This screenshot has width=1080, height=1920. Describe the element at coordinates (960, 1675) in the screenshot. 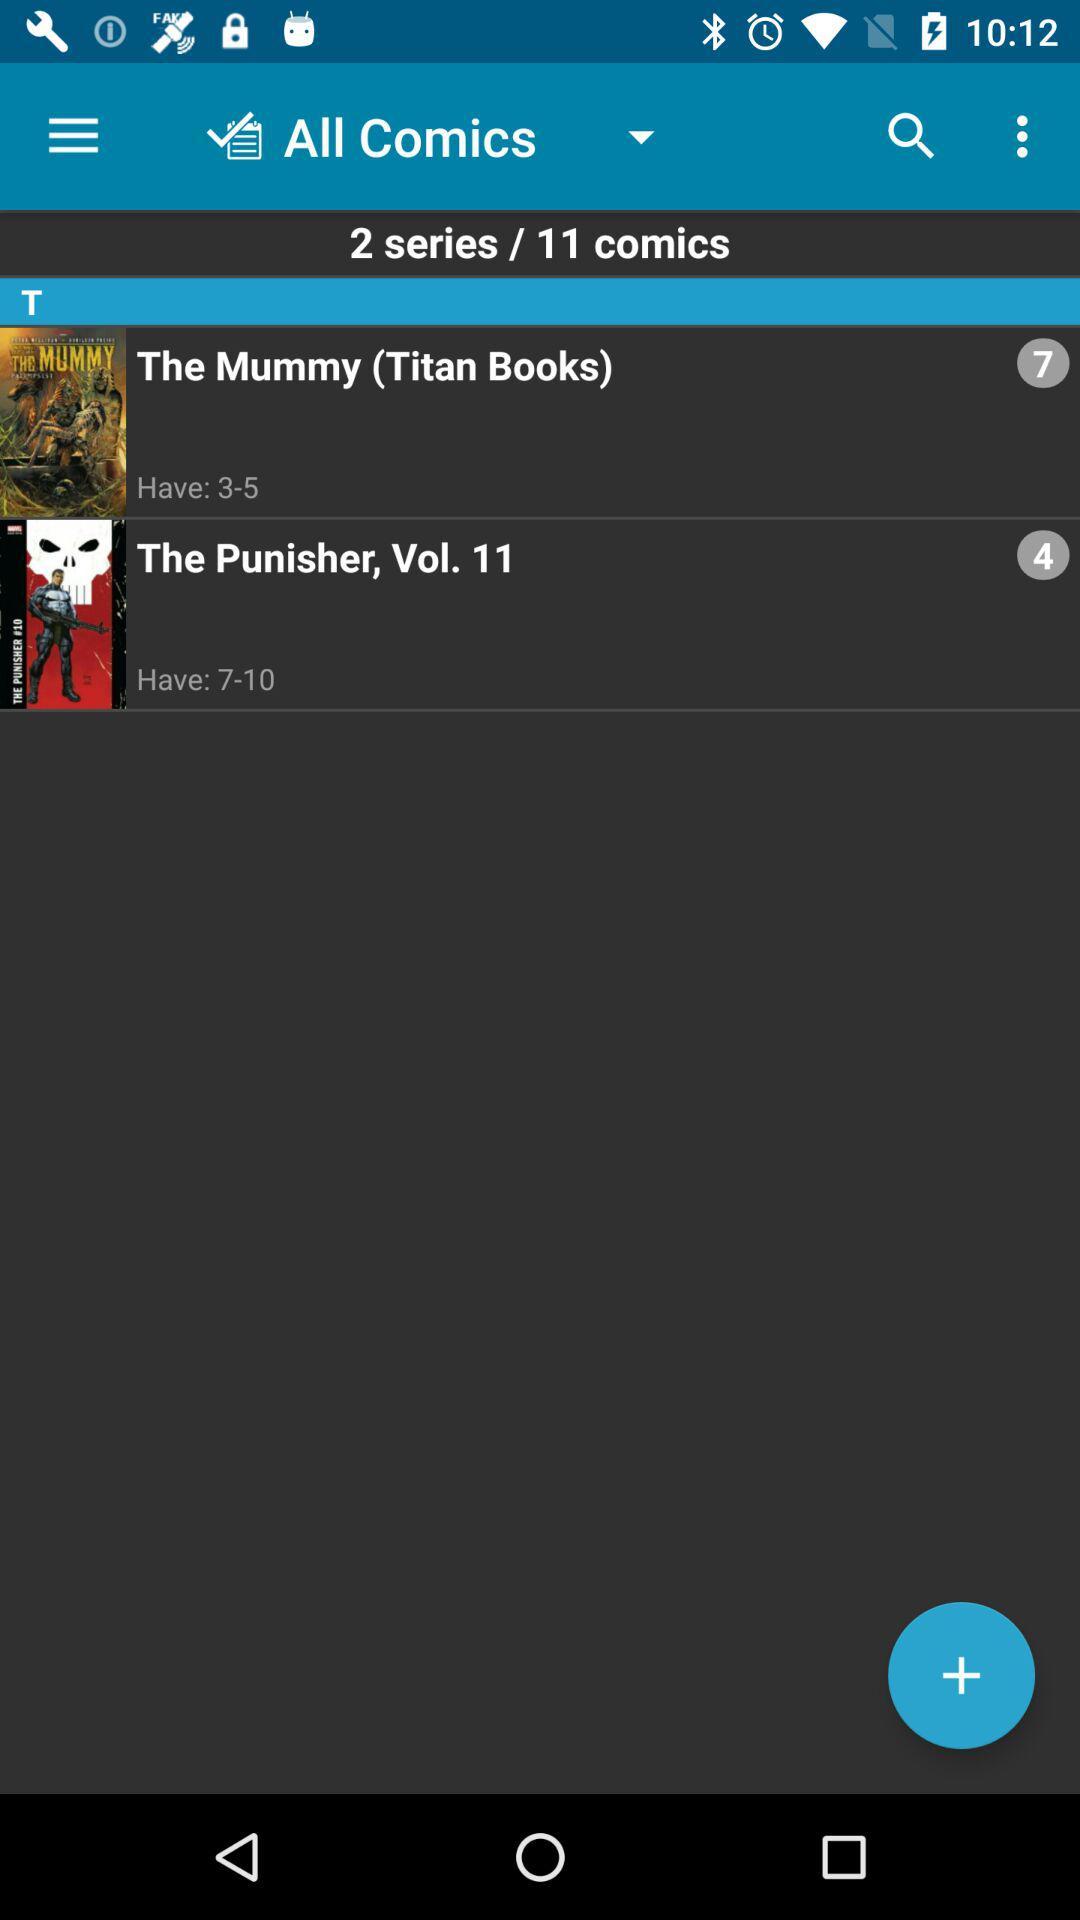

I see `all contact open` at that location.